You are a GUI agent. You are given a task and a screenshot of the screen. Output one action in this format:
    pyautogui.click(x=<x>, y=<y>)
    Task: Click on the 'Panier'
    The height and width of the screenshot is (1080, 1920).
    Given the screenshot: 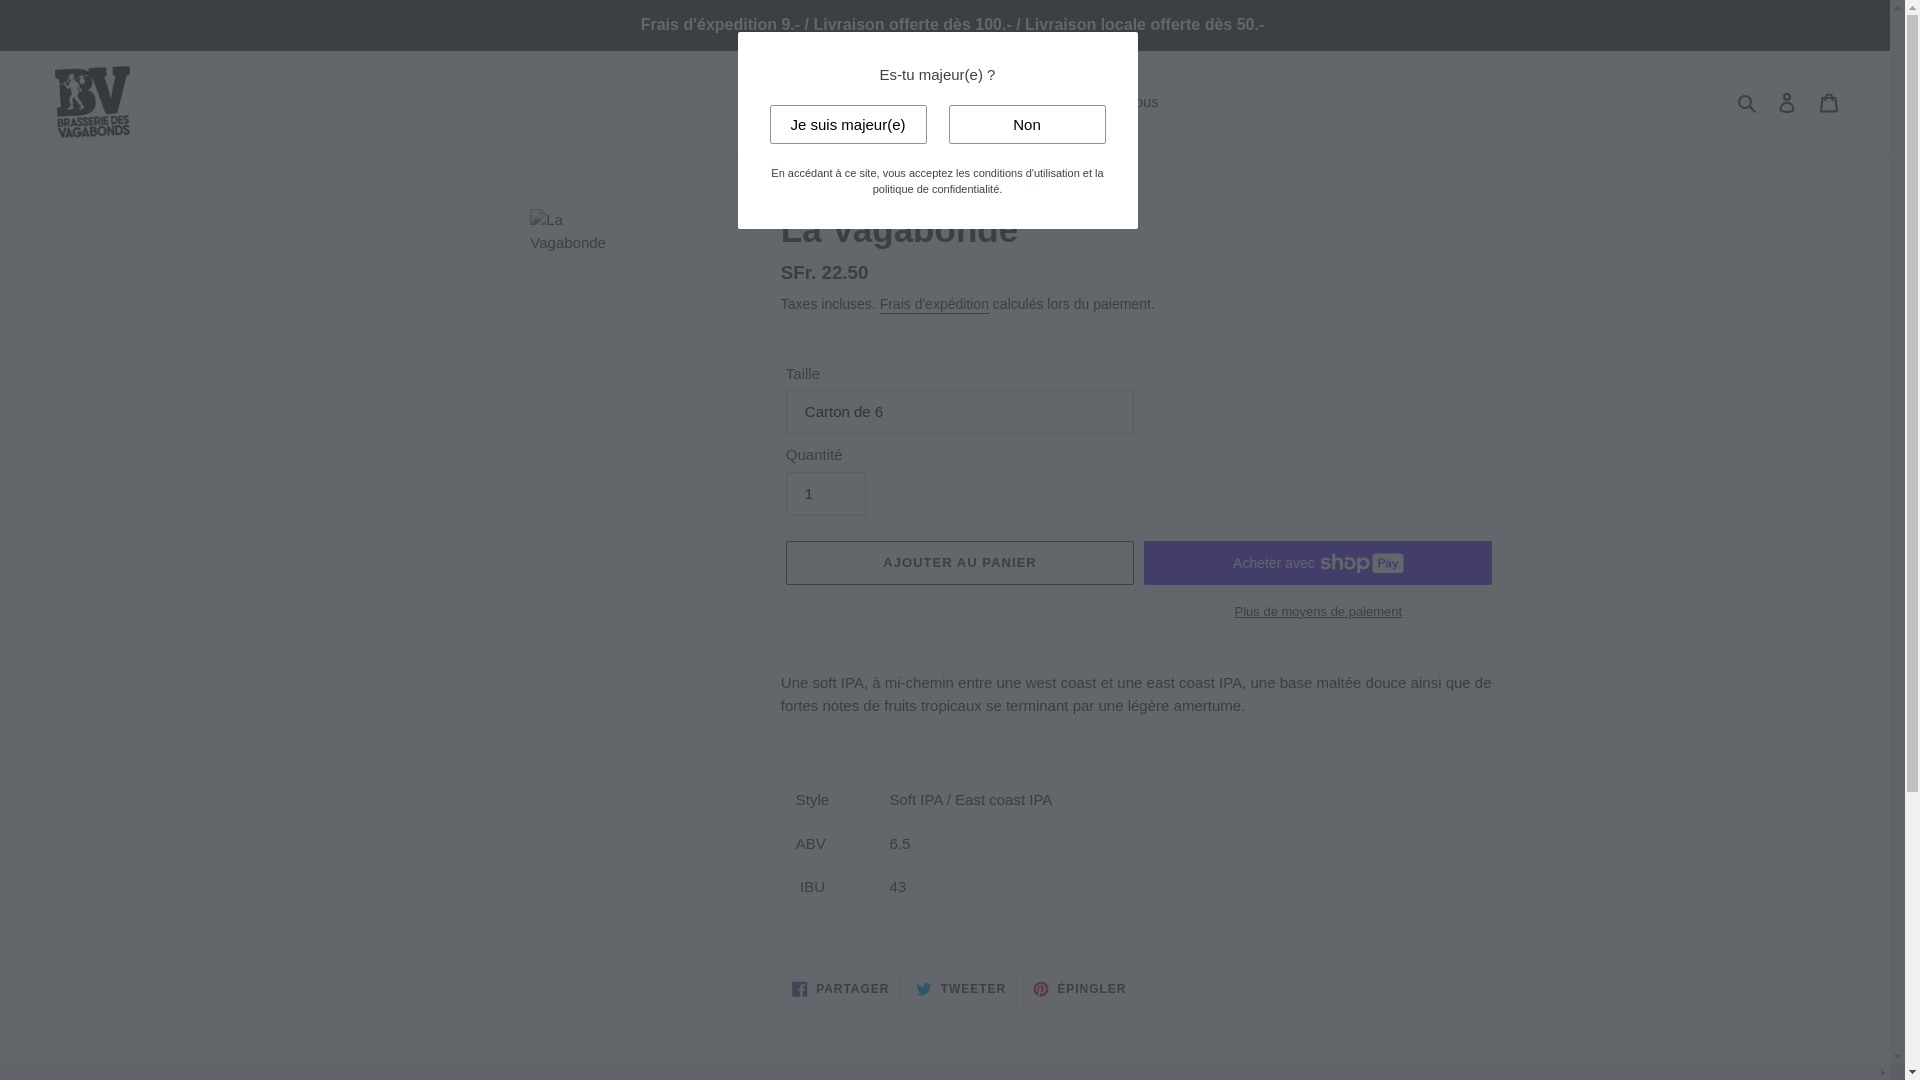 What is the action you would take?
    pyautogui.click(x=1828, y=102)
    